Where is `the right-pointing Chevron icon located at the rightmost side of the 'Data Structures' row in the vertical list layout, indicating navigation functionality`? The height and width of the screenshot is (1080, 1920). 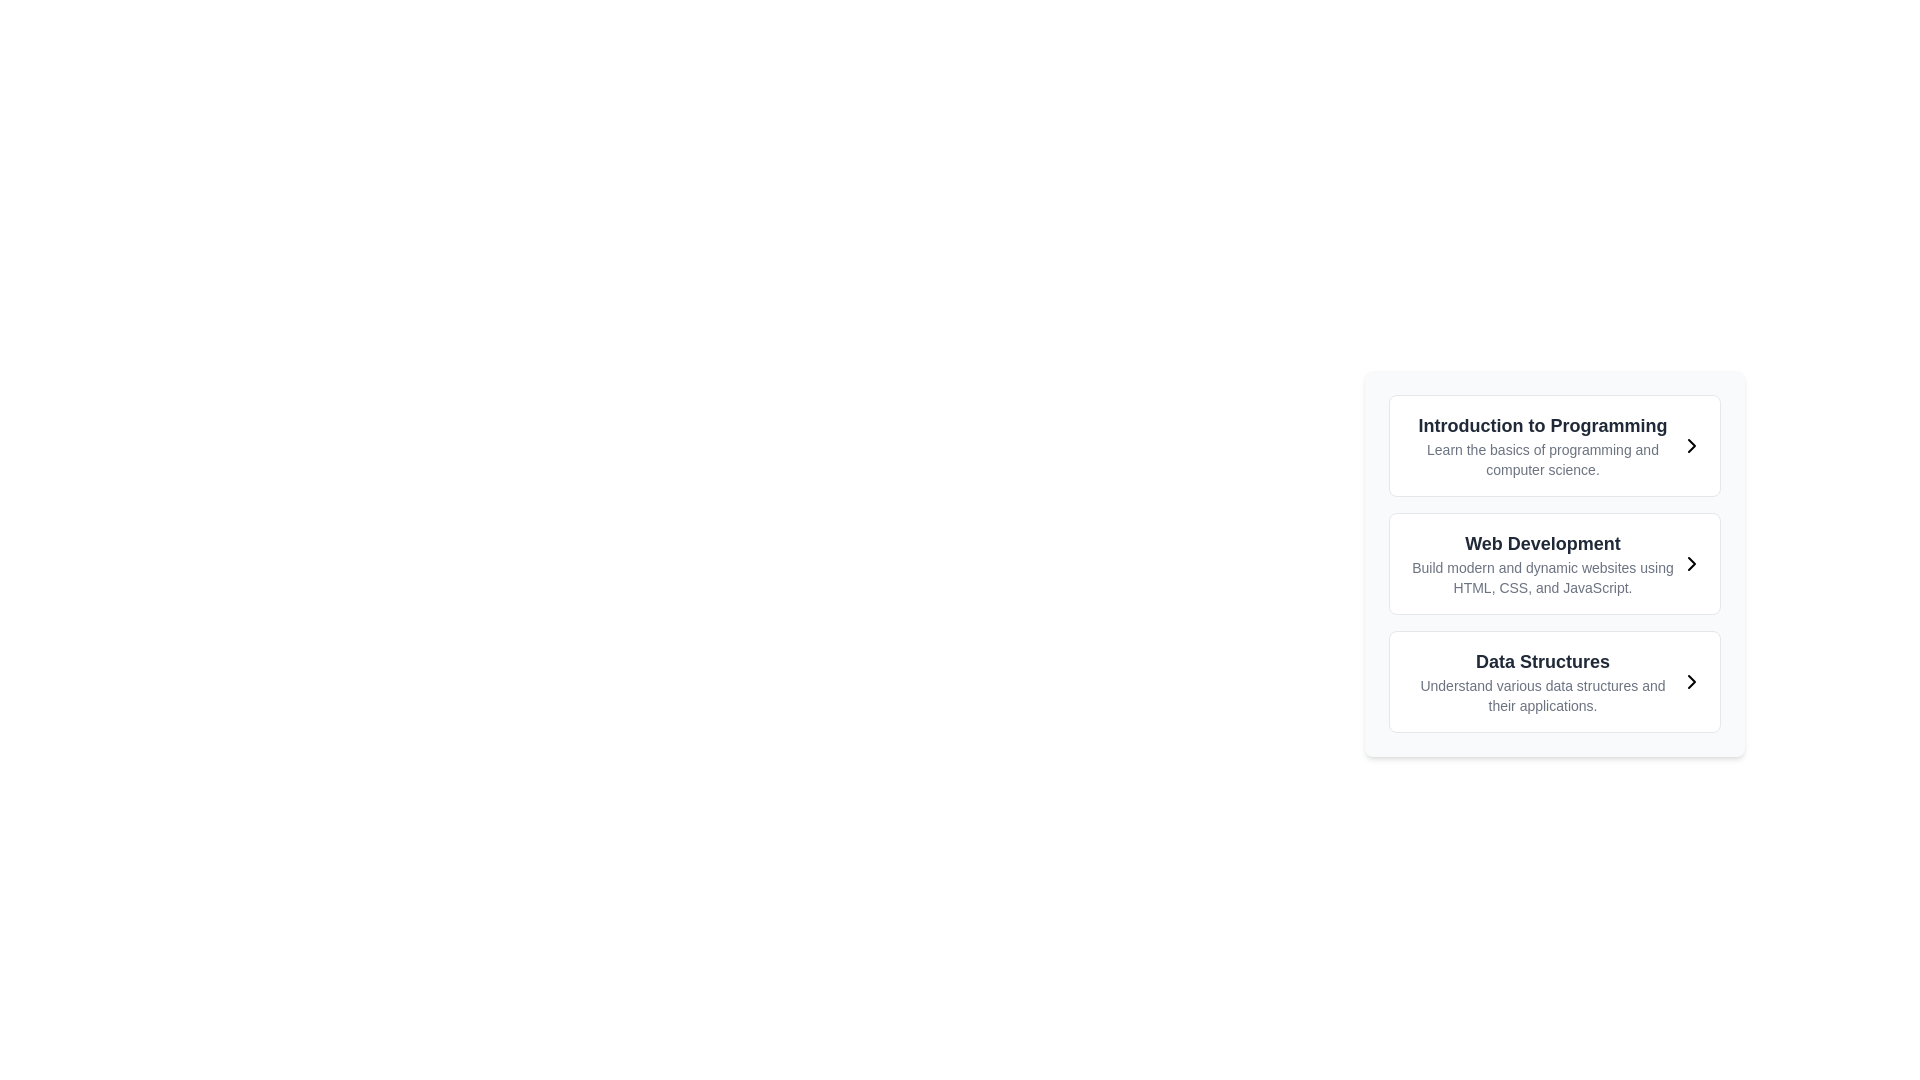
the right-pointing Chevron icon located at the rightmost side of the 'Data Structures' row in the vertical list layout, indicating navigation functionality is located at coordinates (1690, 681).